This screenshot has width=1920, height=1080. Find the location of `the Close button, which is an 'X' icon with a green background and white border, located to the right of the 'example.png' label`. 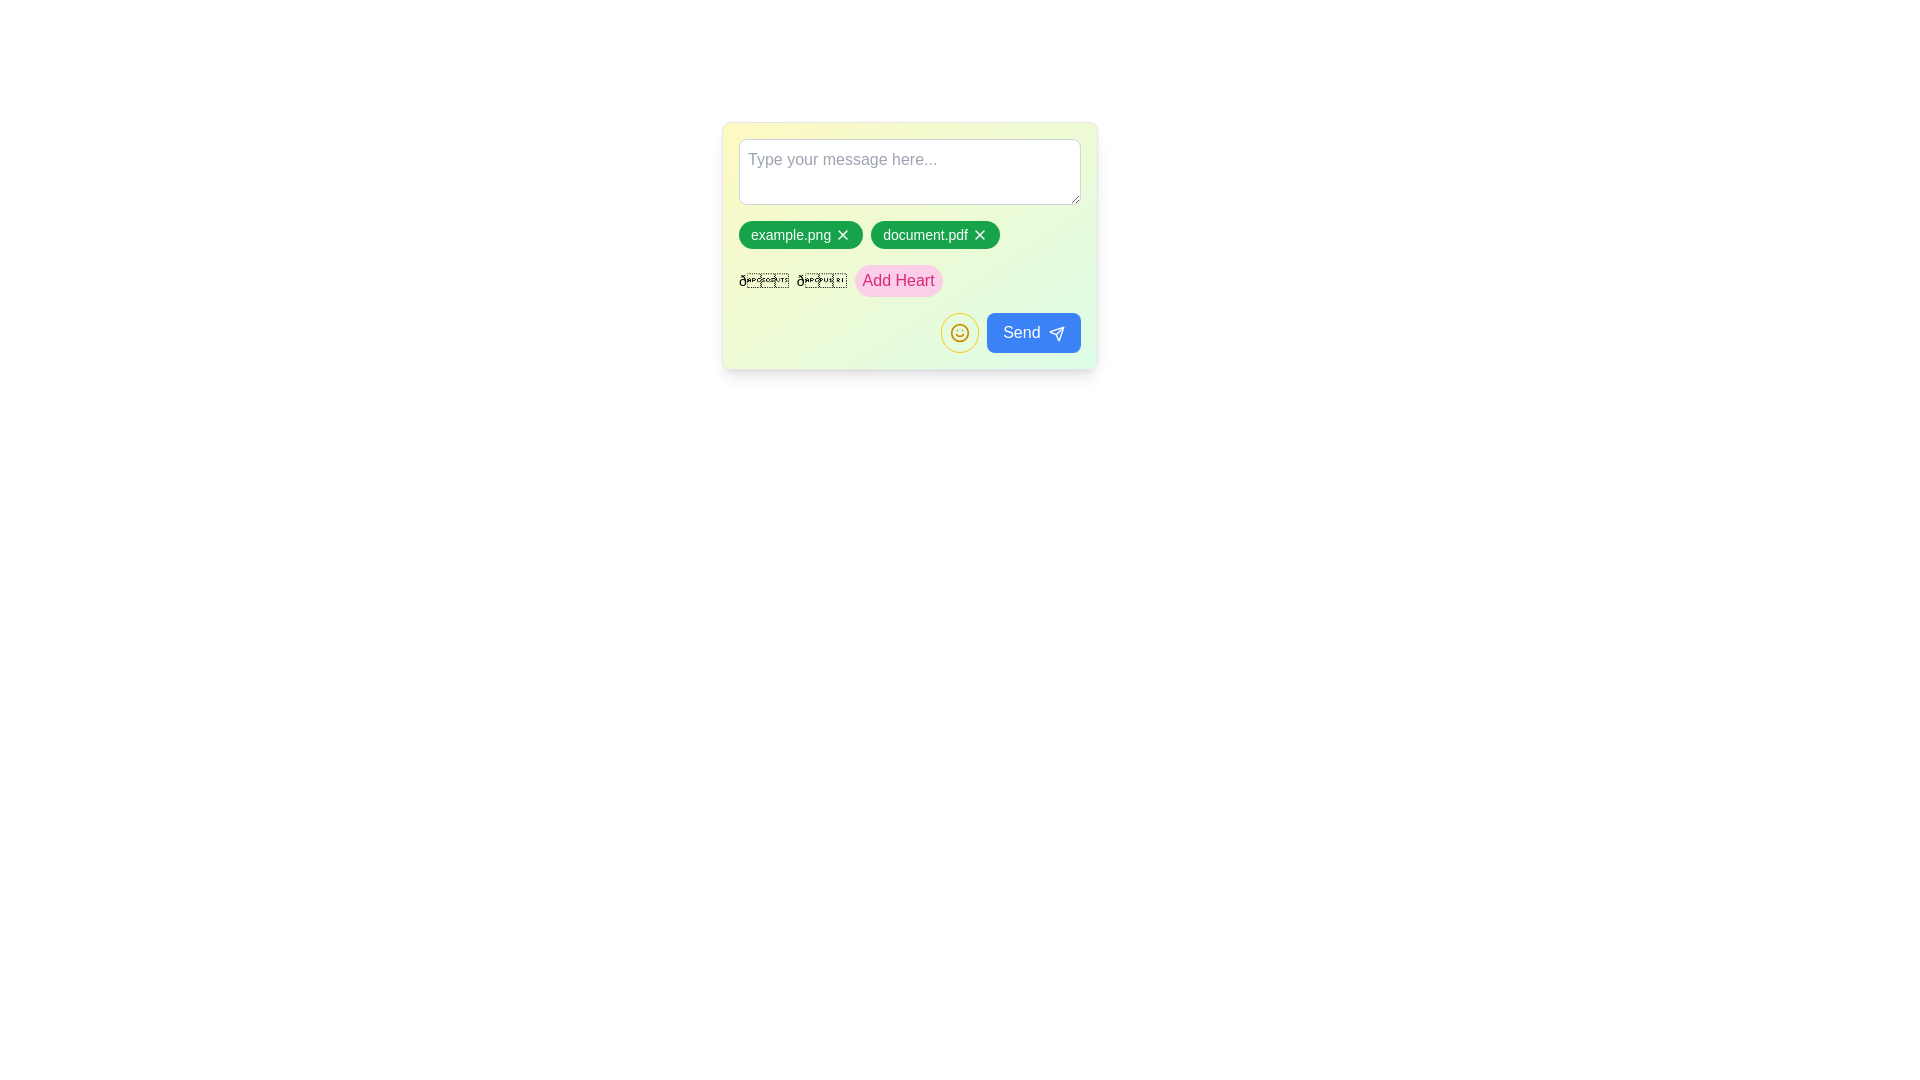

the Close button, which is an 'X' icon with a green background and white border, located to the right of the 'example.png' label is located at coordinates (843, 234).